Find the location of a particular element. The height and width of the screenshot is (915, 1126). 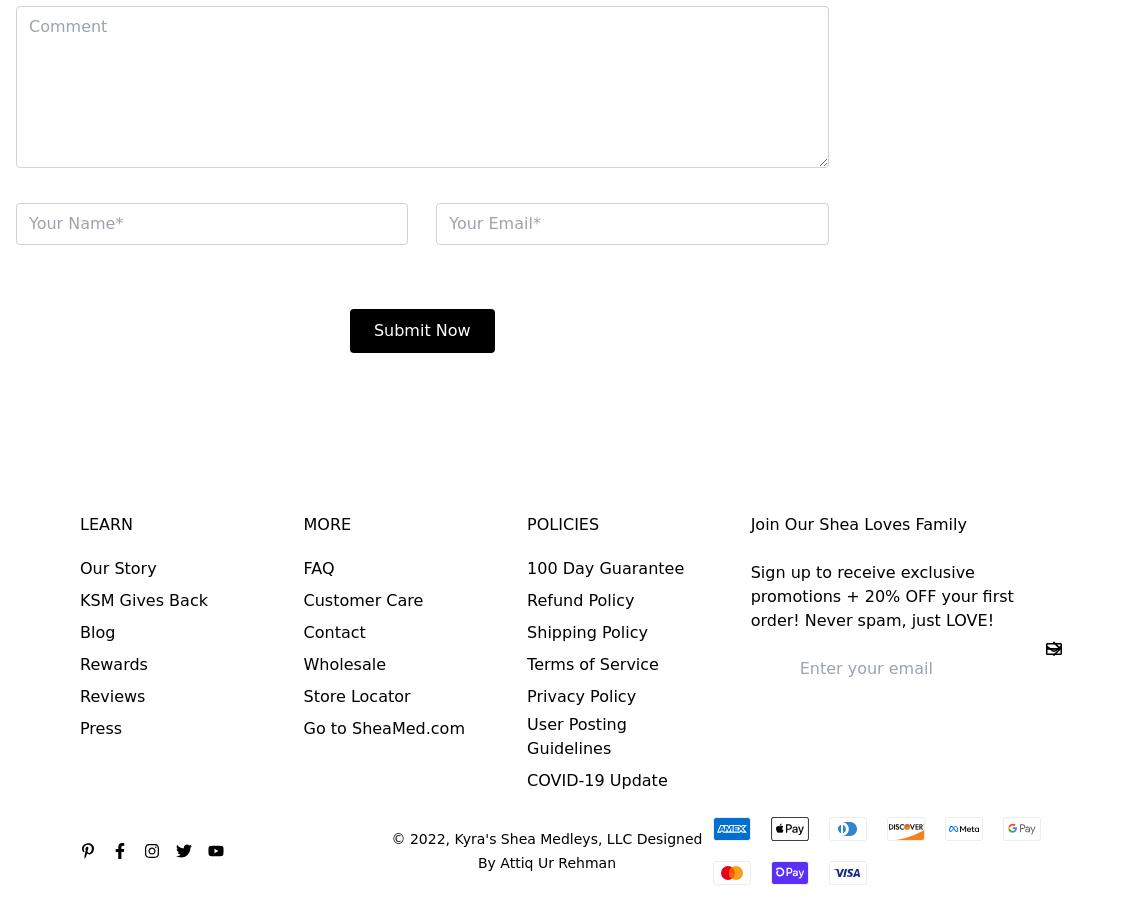

'Contact' is located at coordinates (333, 632).